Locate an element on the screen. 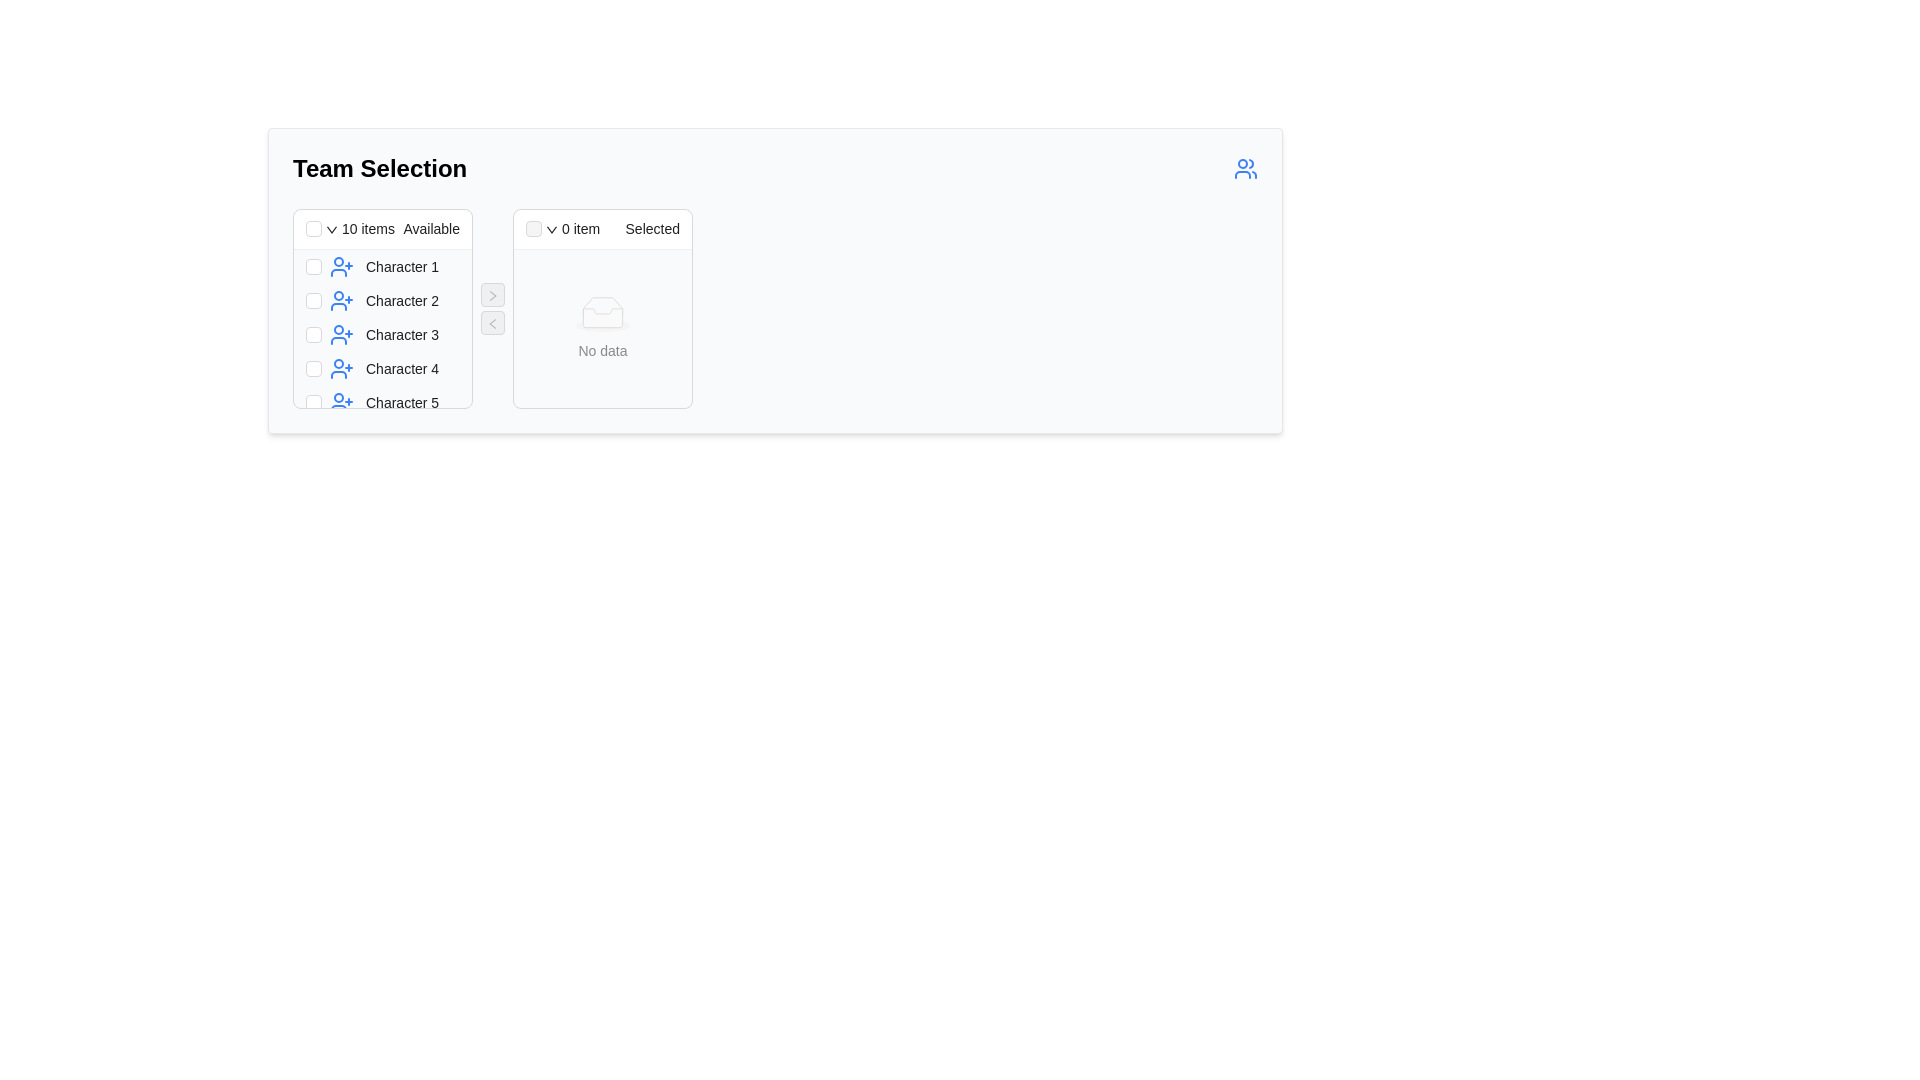  names listed in the vertically stacked list component under the 'Available' section of the 'Team Selection' panel, which includes checkboxes and user icons for each item is located at coordinates (383, 327).